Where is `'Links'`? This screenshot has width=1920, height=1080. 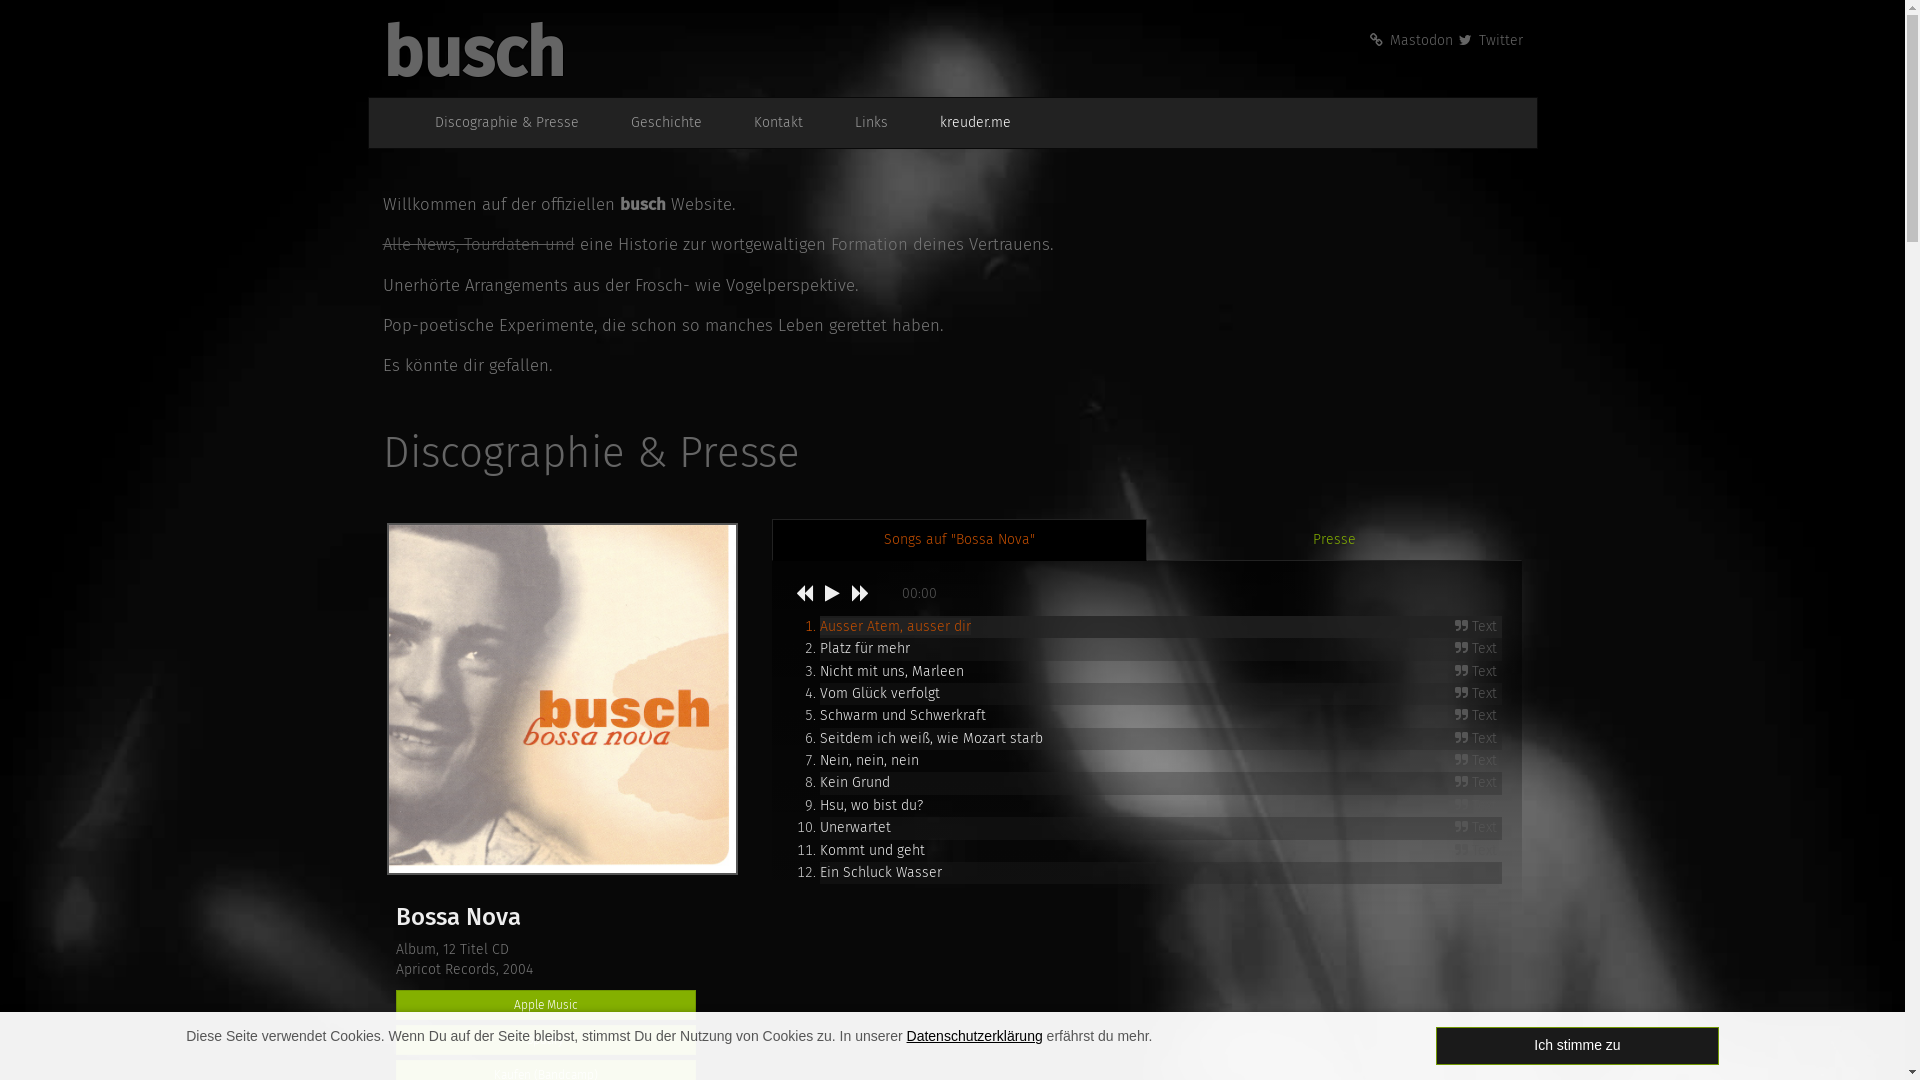
'Links' is located at coordinates (860, 123).